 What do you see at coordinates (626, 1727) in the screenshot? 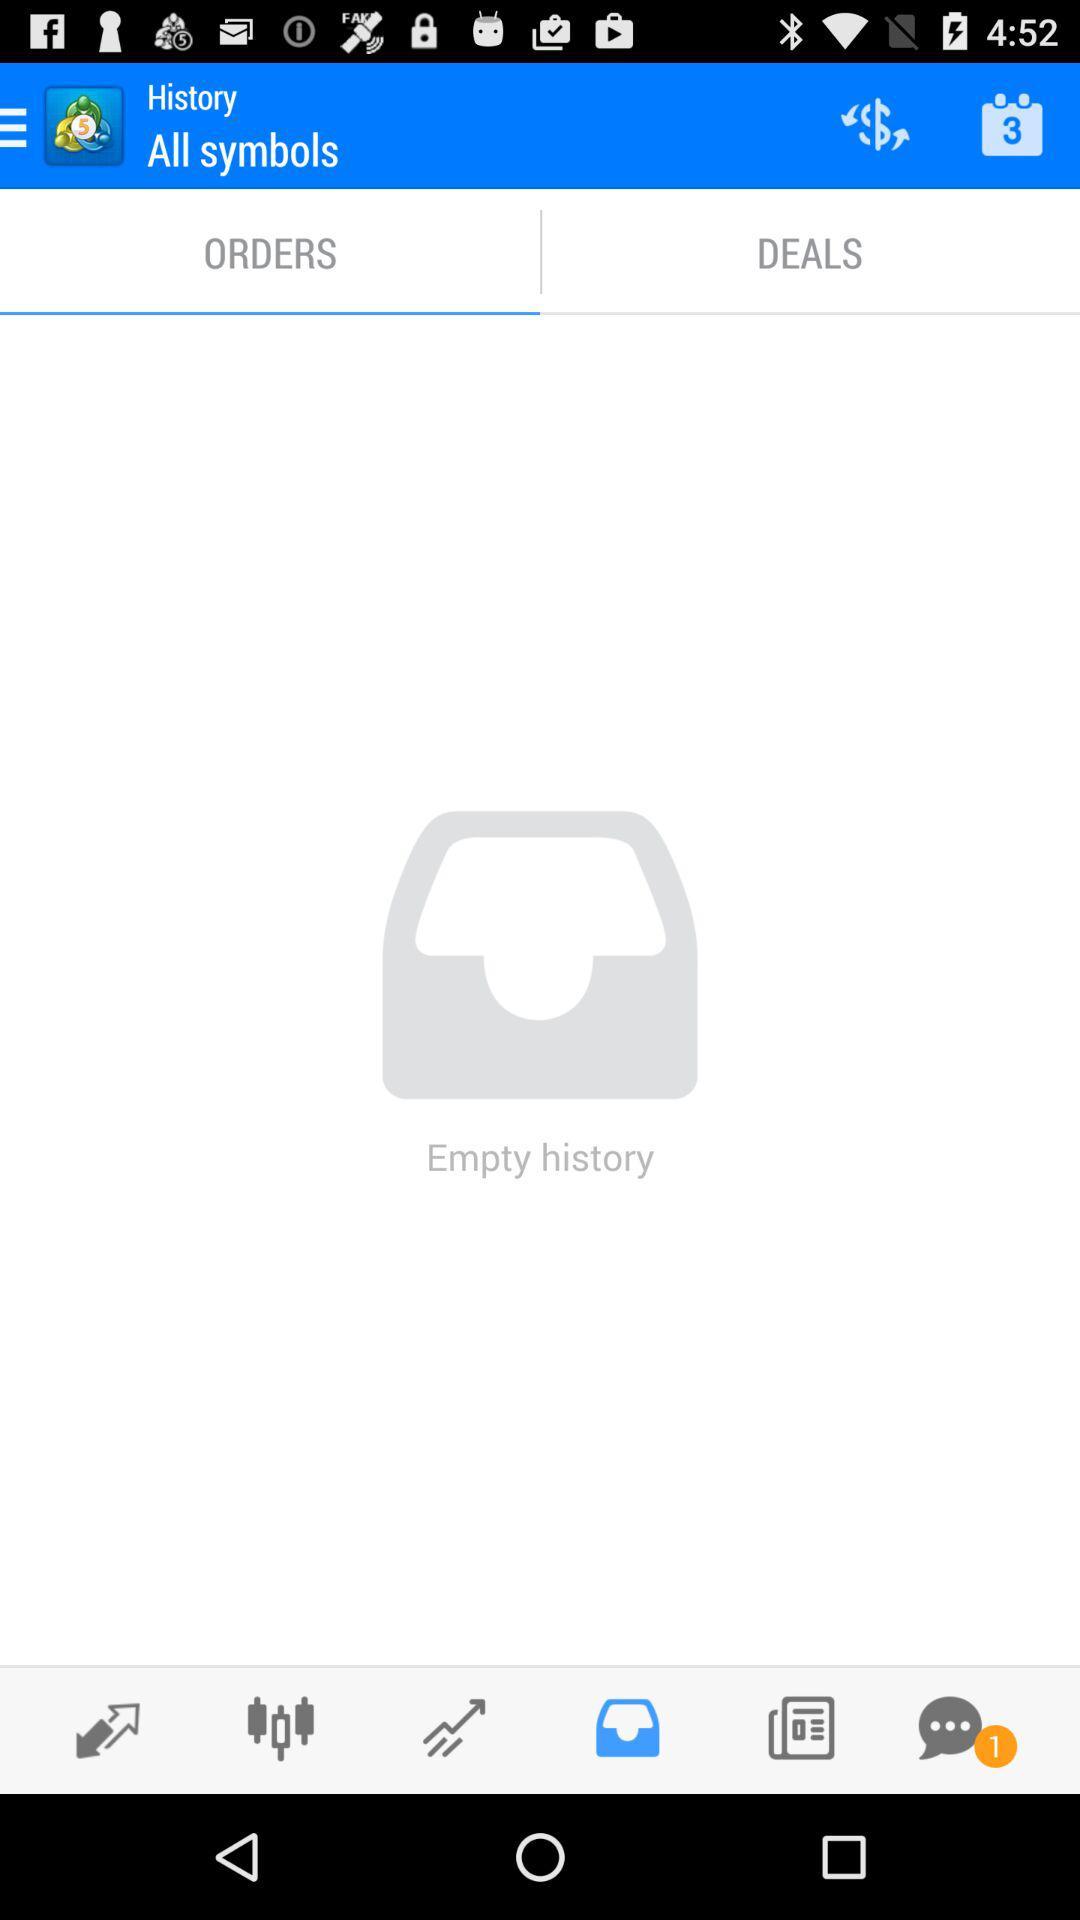
I see `history` at bounding box center [626, 1727].